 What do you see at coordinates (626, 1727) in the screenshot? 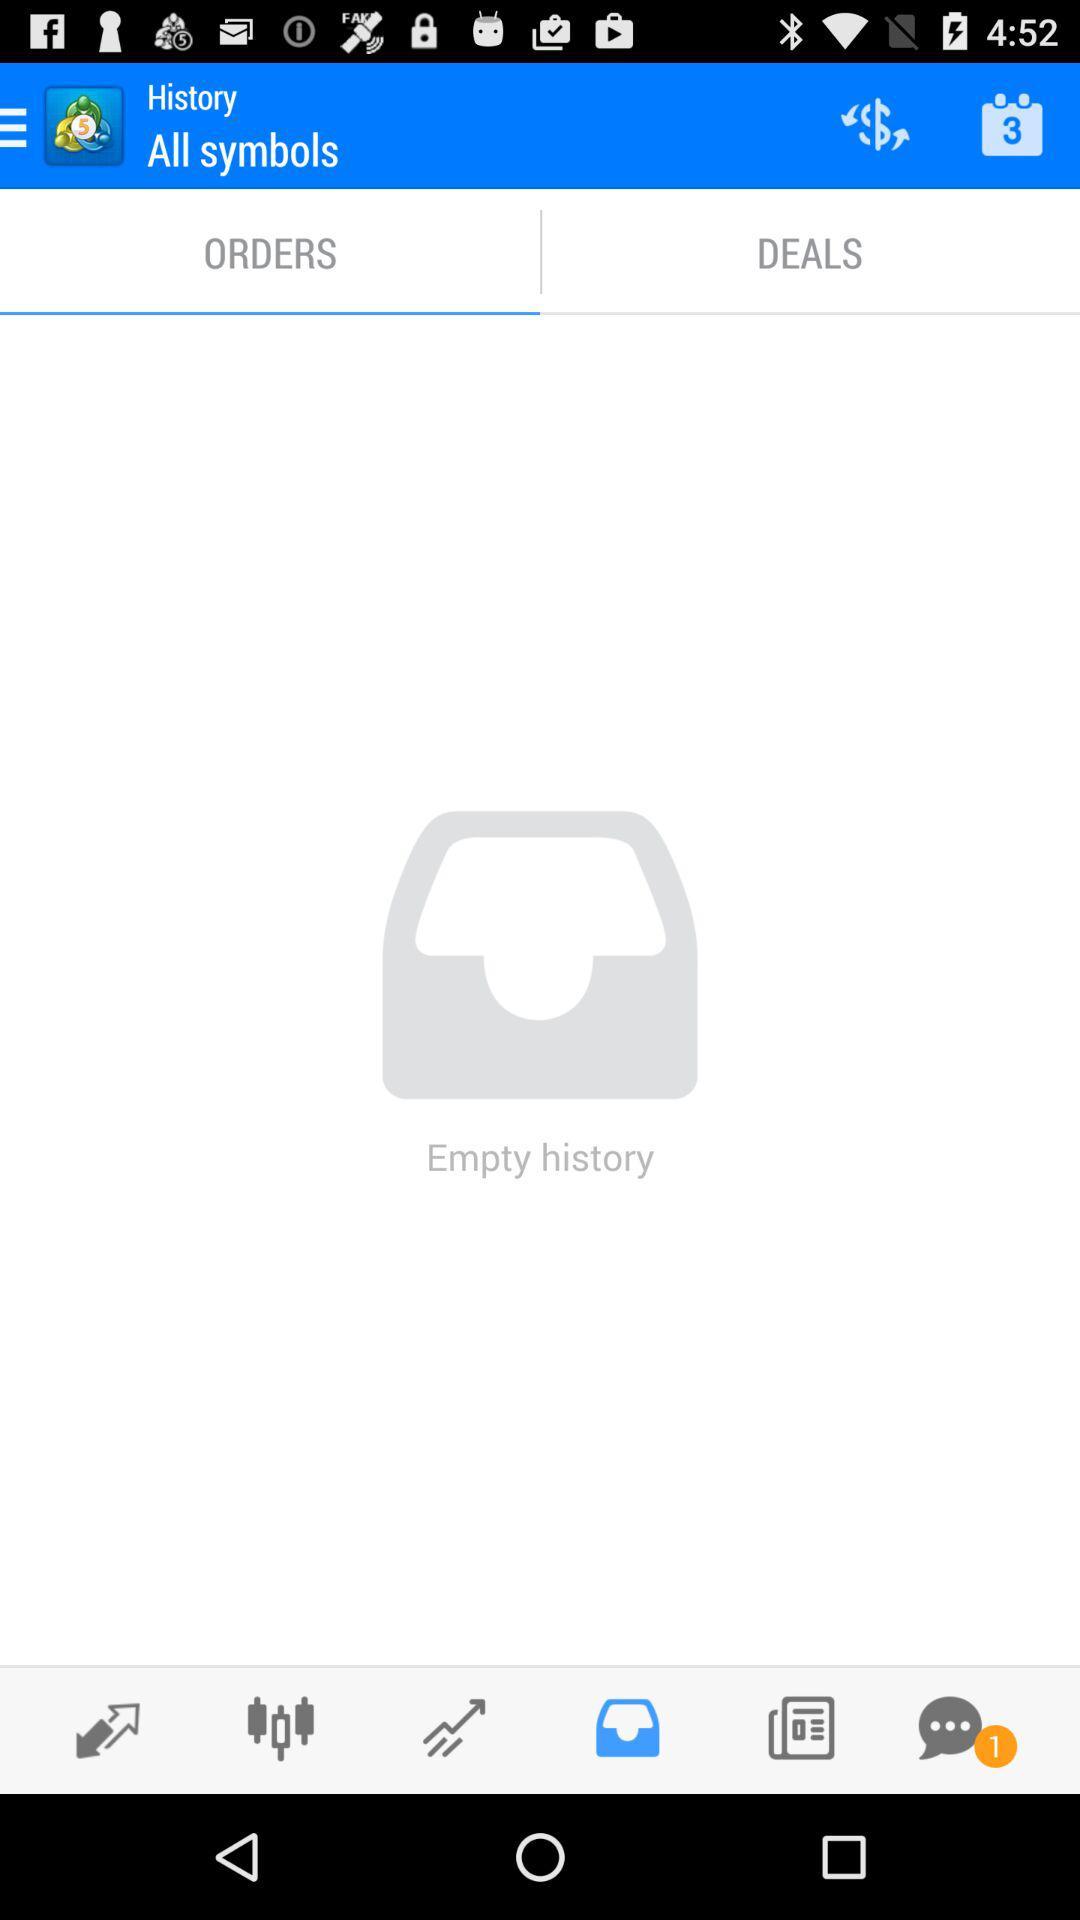
I see `history` at bounding box center [626, 1727].